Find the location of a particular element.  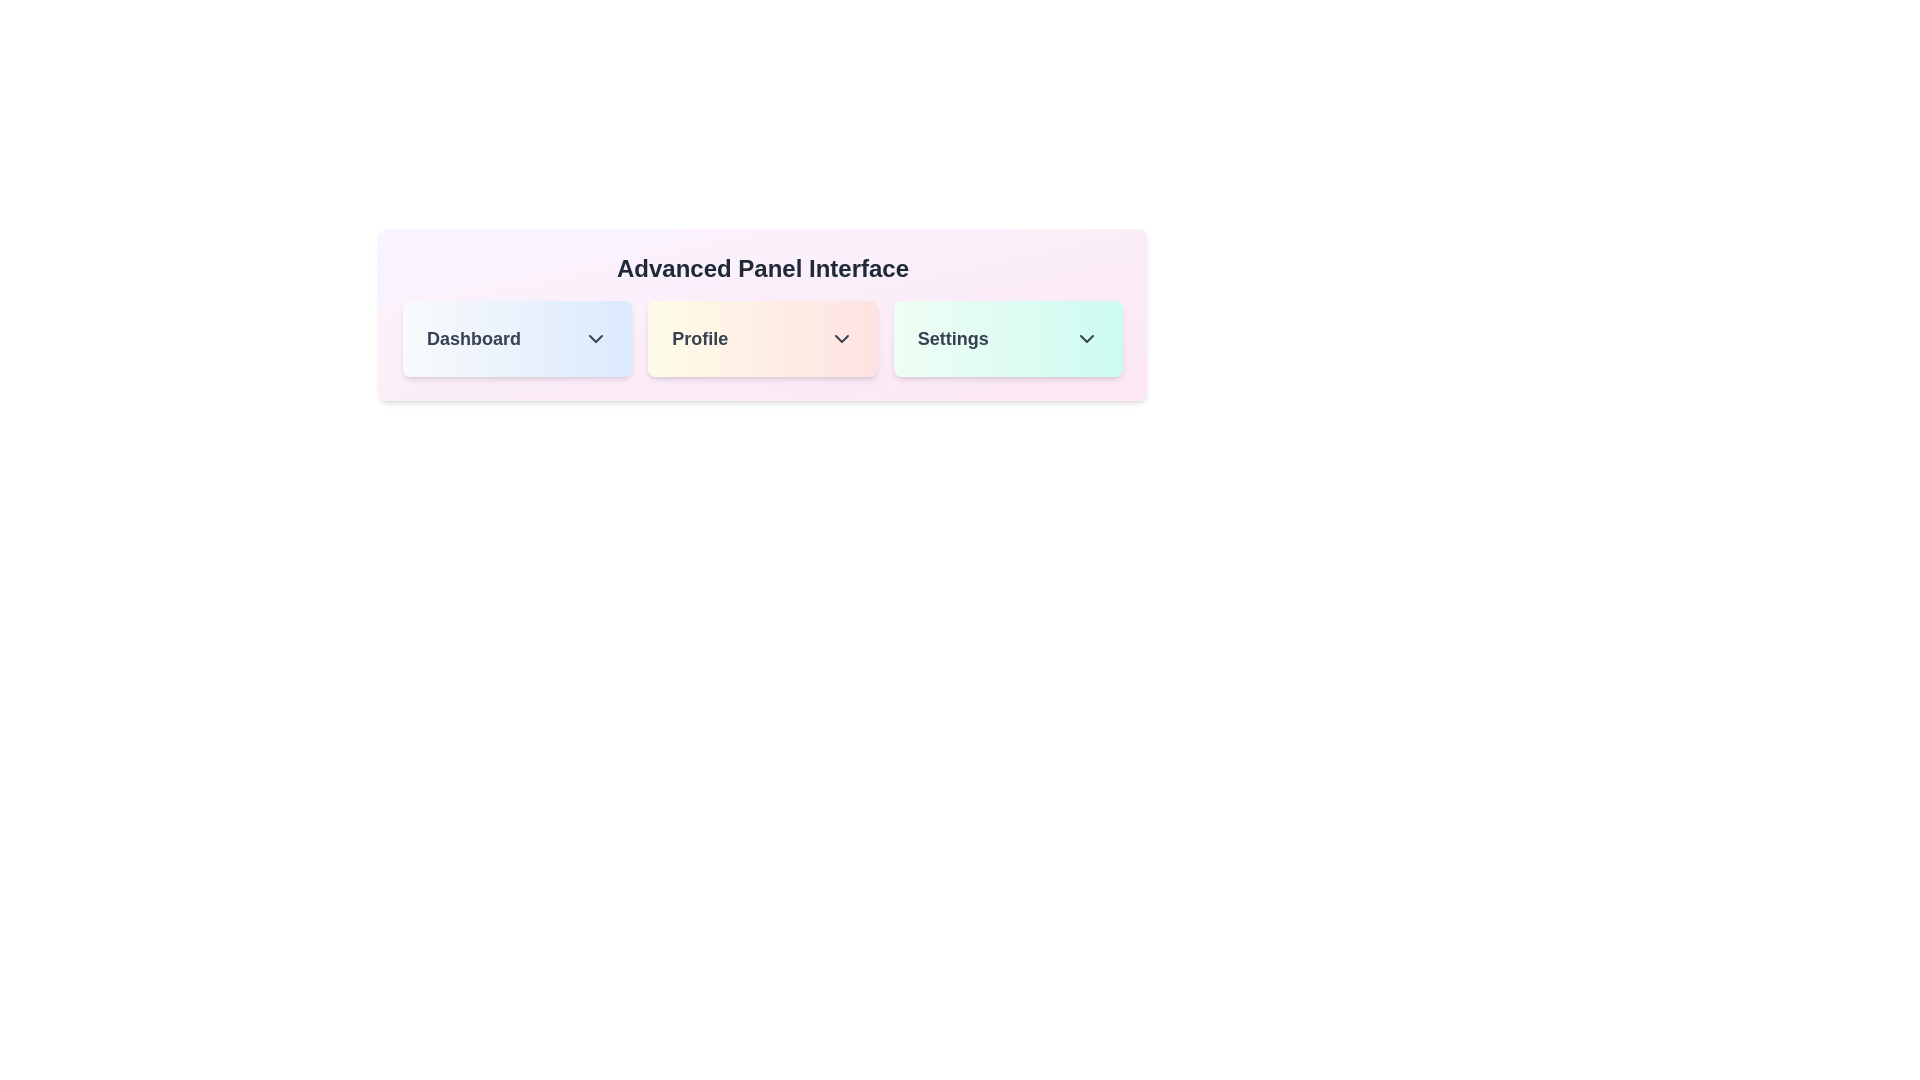

the expanded grid item corresponding to Dashboard to collapse it is located at coordinates (517, 338).